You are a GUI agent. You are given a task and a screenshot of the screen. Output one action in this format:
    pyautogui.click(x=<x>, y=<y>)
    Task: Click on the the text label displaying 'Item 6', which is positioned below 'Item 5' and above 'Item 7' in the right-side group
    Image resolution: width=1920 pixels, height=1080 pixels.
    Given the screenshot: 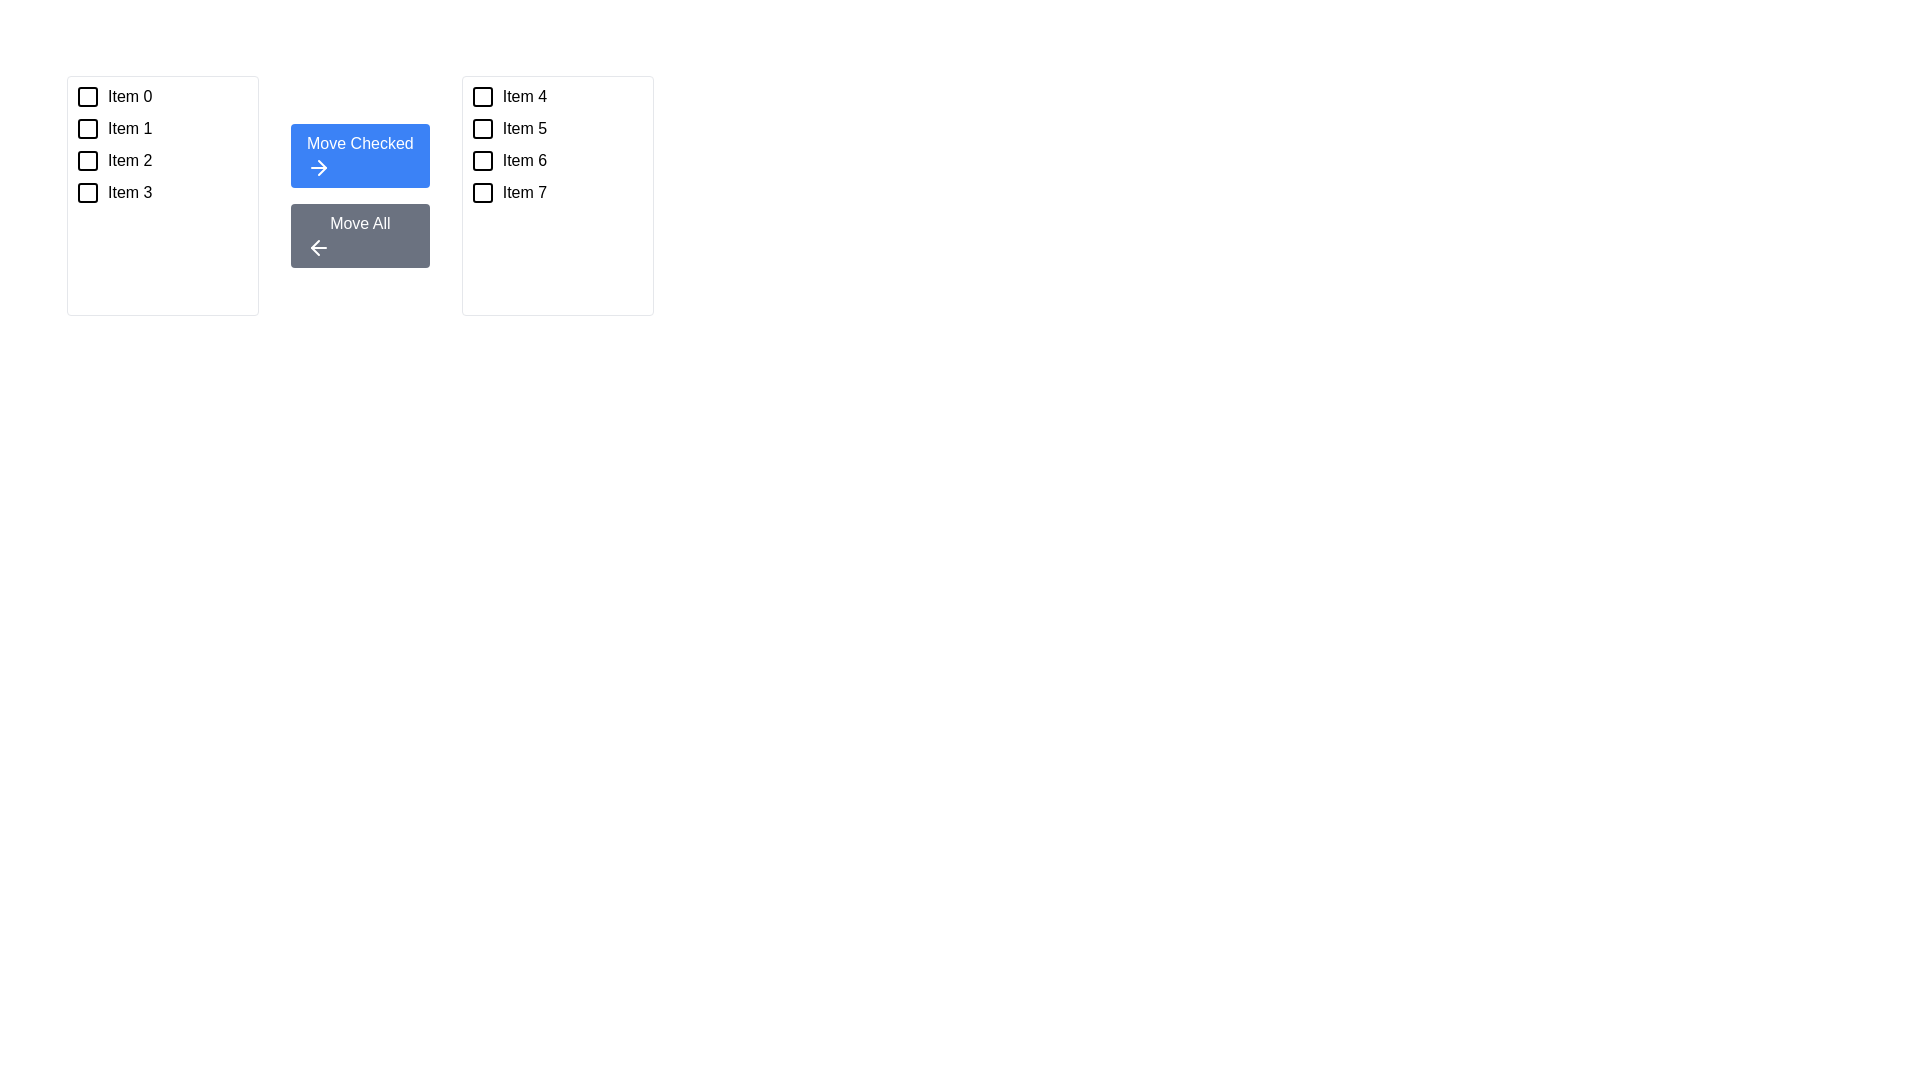 What is the action you would take?
    pyautogui.click(x=524, y=160)
    